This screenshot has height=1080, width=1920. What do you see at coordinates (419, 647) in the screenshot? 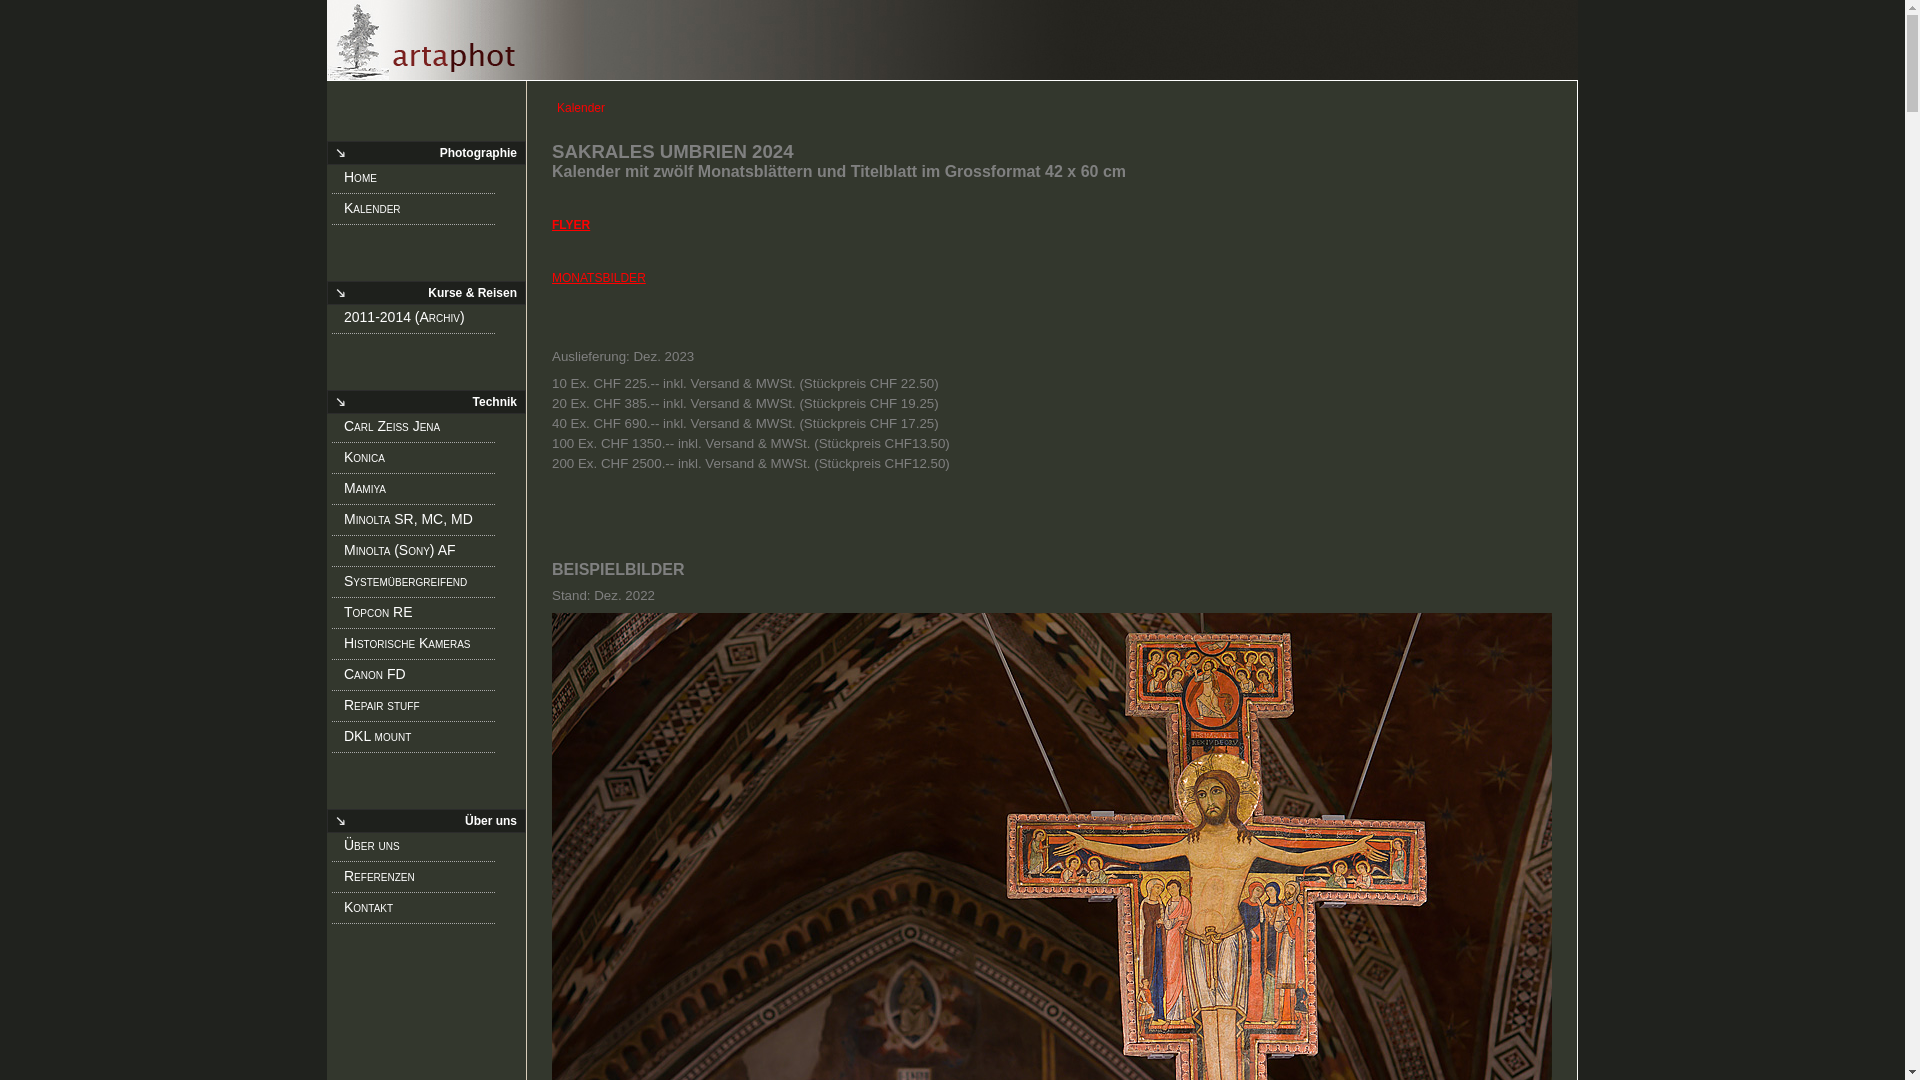
I see `'Historische Kameras'` at bounding box center [419, 647].